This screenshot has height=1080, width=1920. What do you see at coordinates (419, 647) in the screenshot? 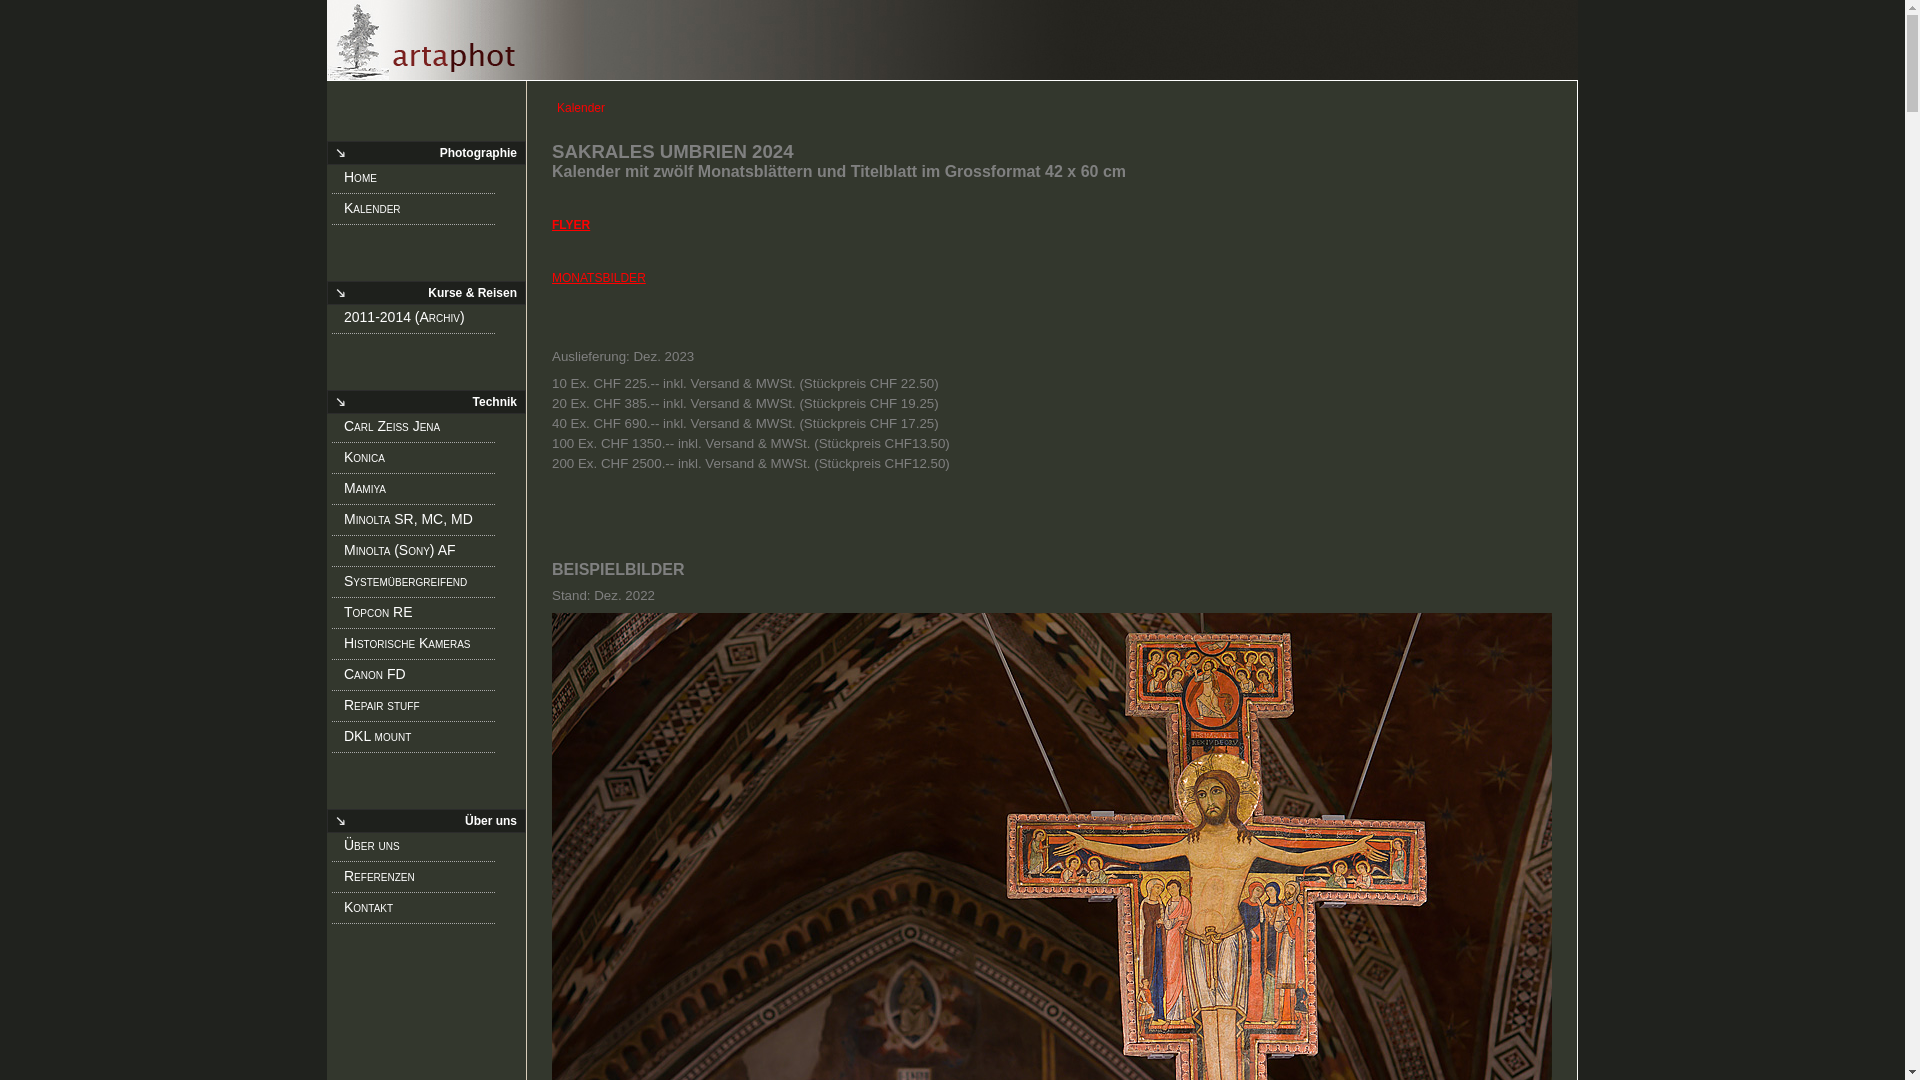
I see `'Historische Kameras'` at bounding box center [419, 647].